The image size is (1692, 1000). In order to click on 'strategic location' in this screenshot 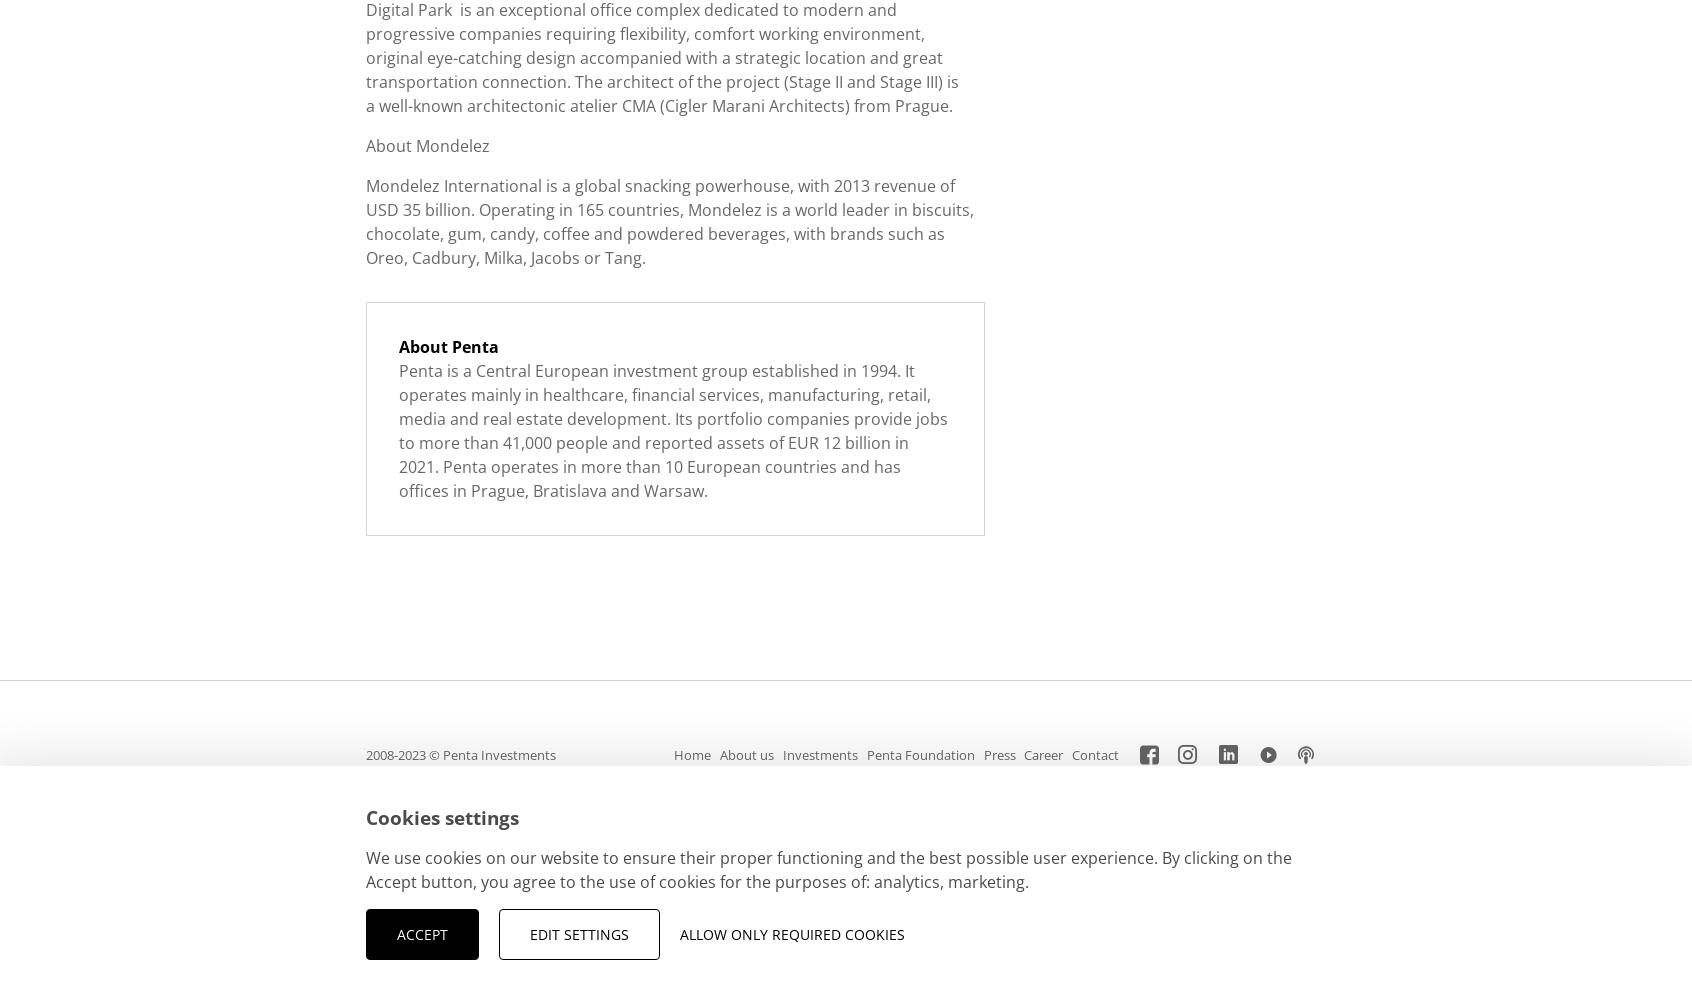, I will do `click(800, 58)`.